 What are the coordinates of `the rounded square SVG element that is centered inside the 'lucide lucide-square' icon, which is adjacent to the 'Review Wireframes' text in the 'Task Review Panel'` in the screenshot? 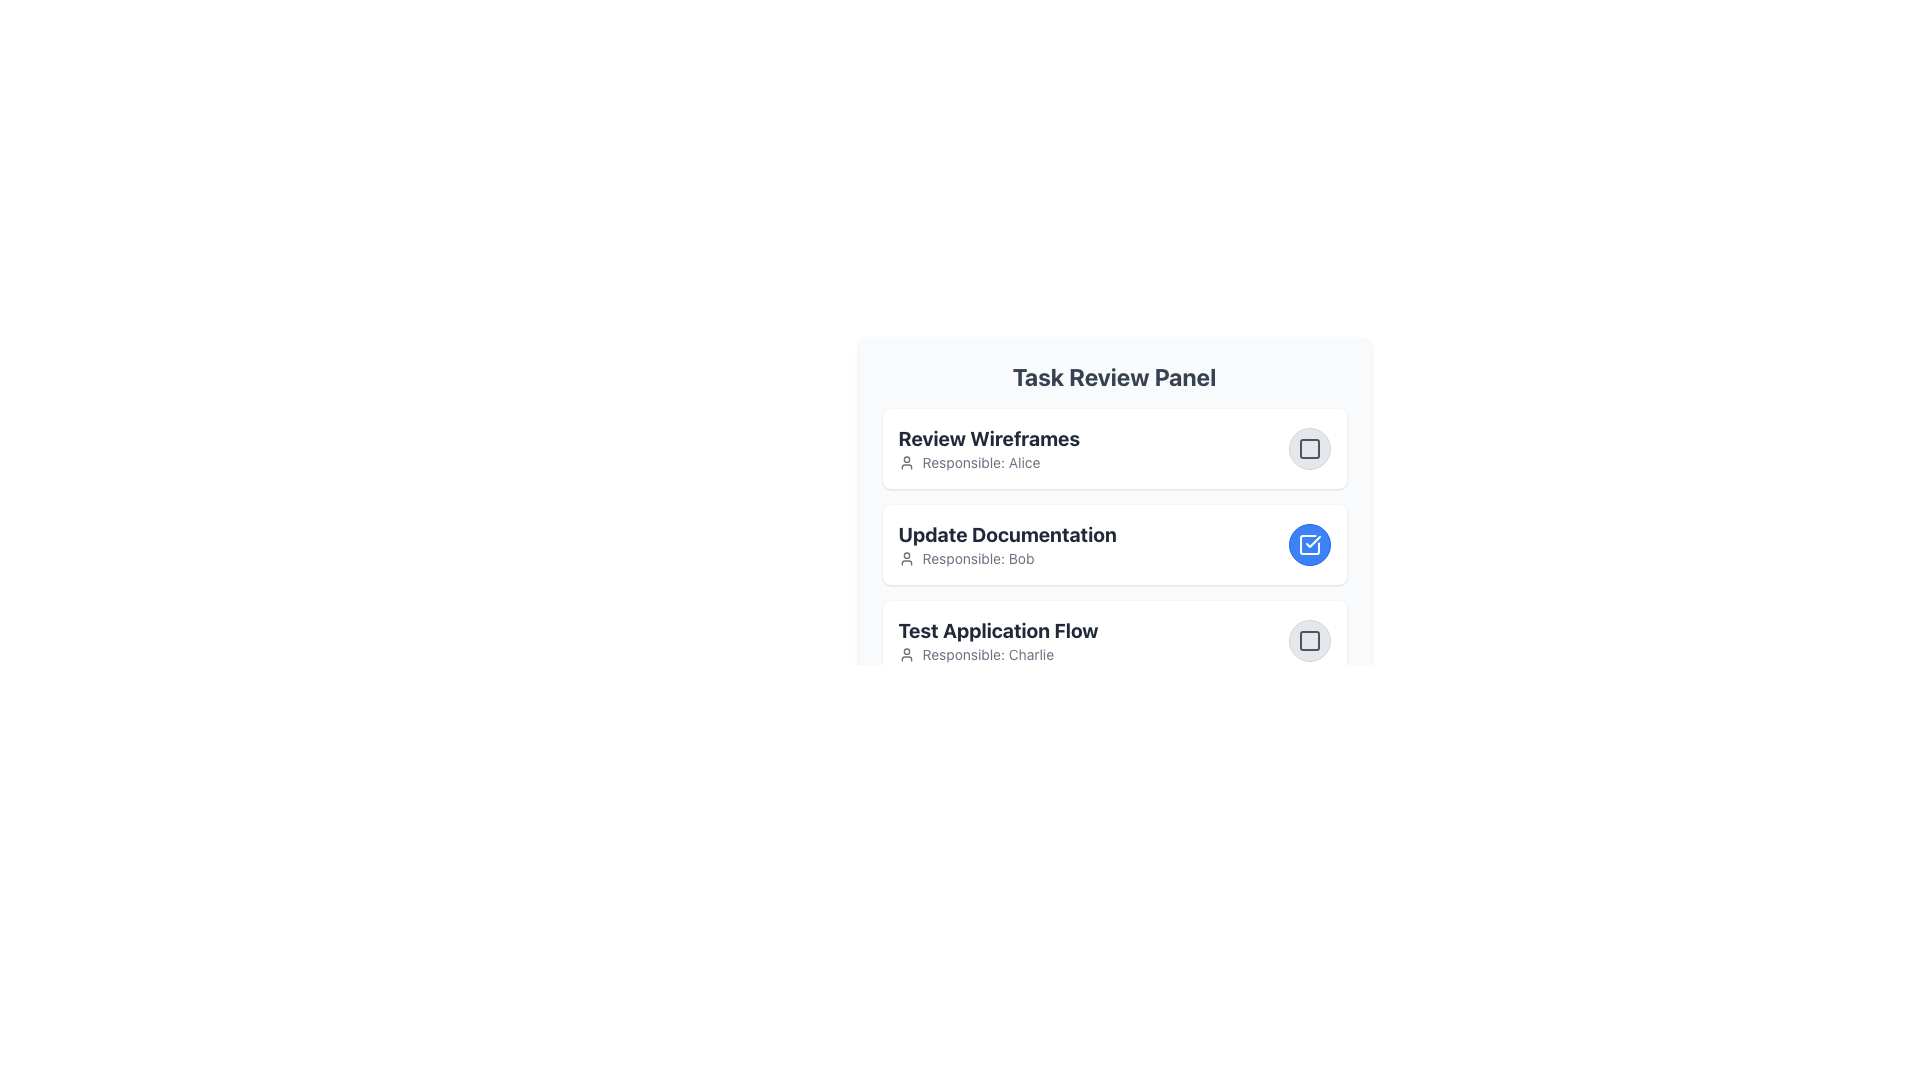 It's located at (1309, 447).